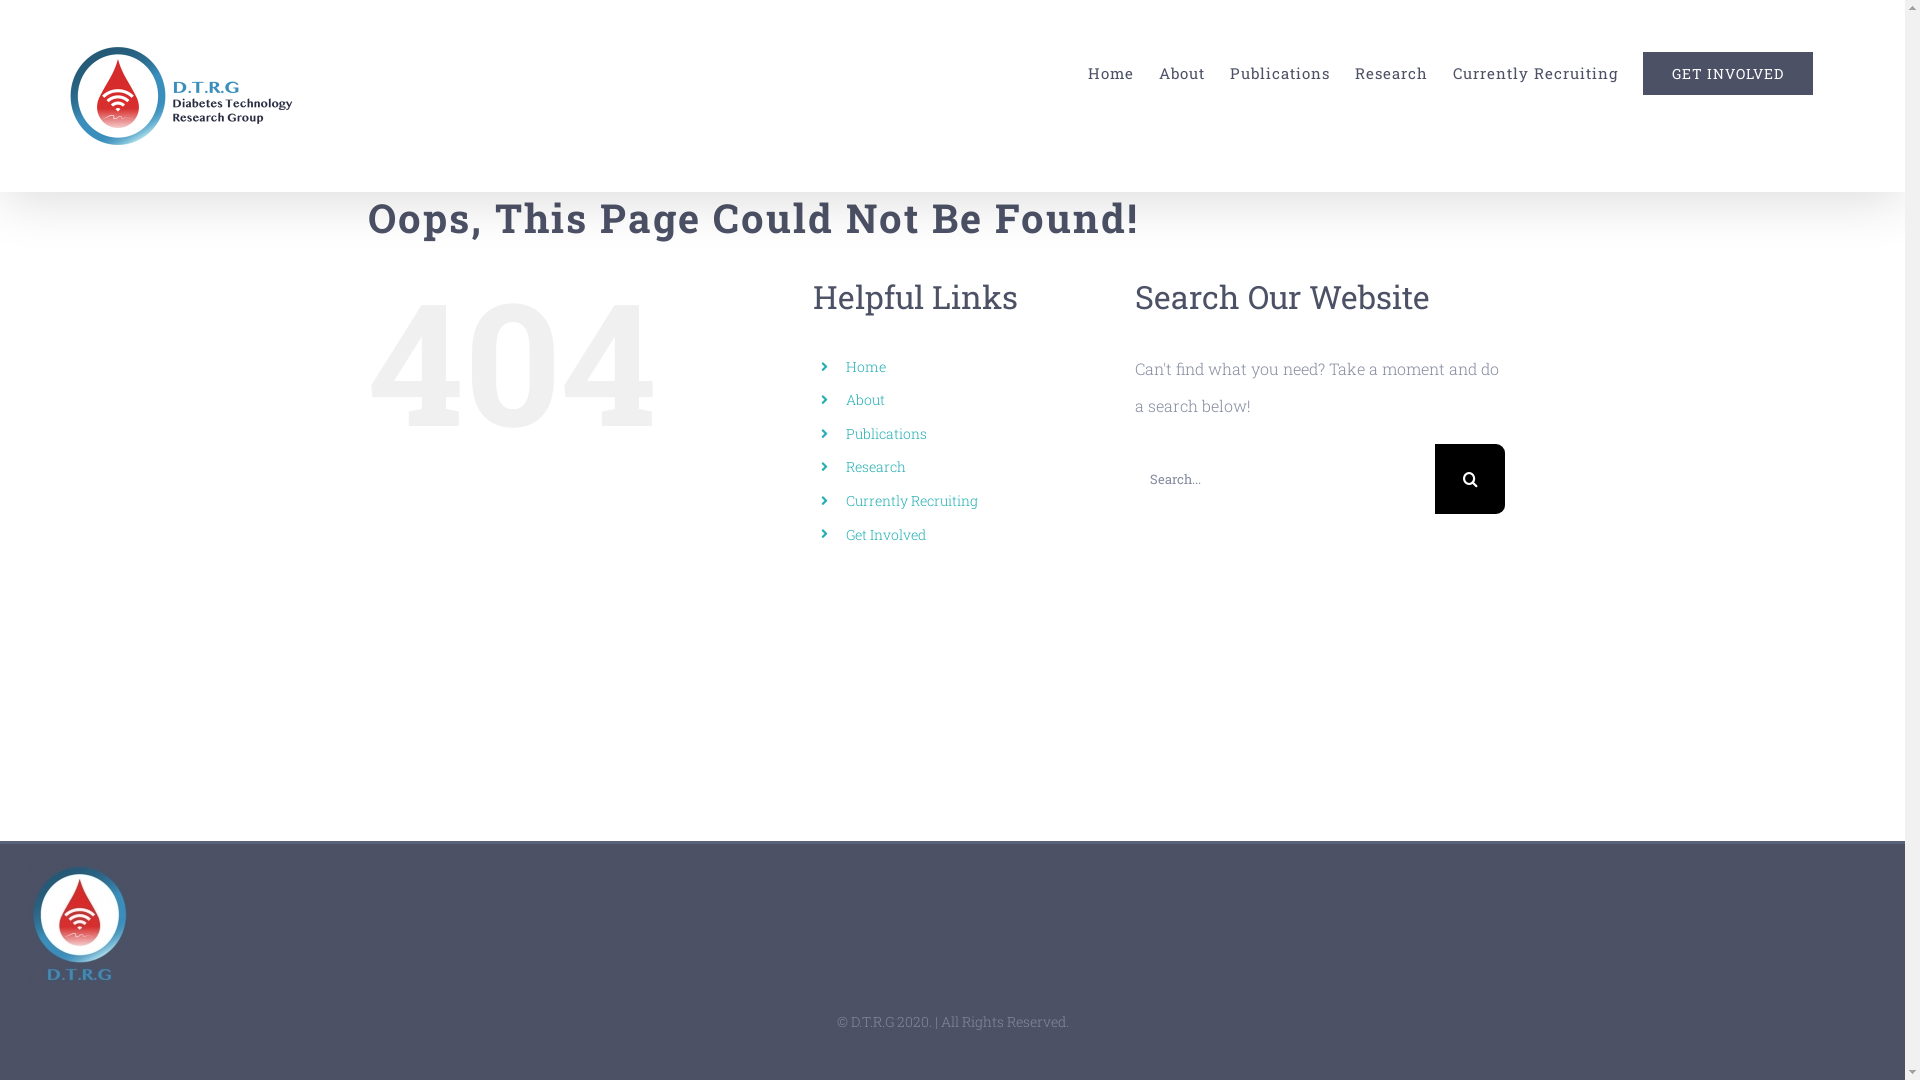  I want to click on 'About', so click(865, 399).